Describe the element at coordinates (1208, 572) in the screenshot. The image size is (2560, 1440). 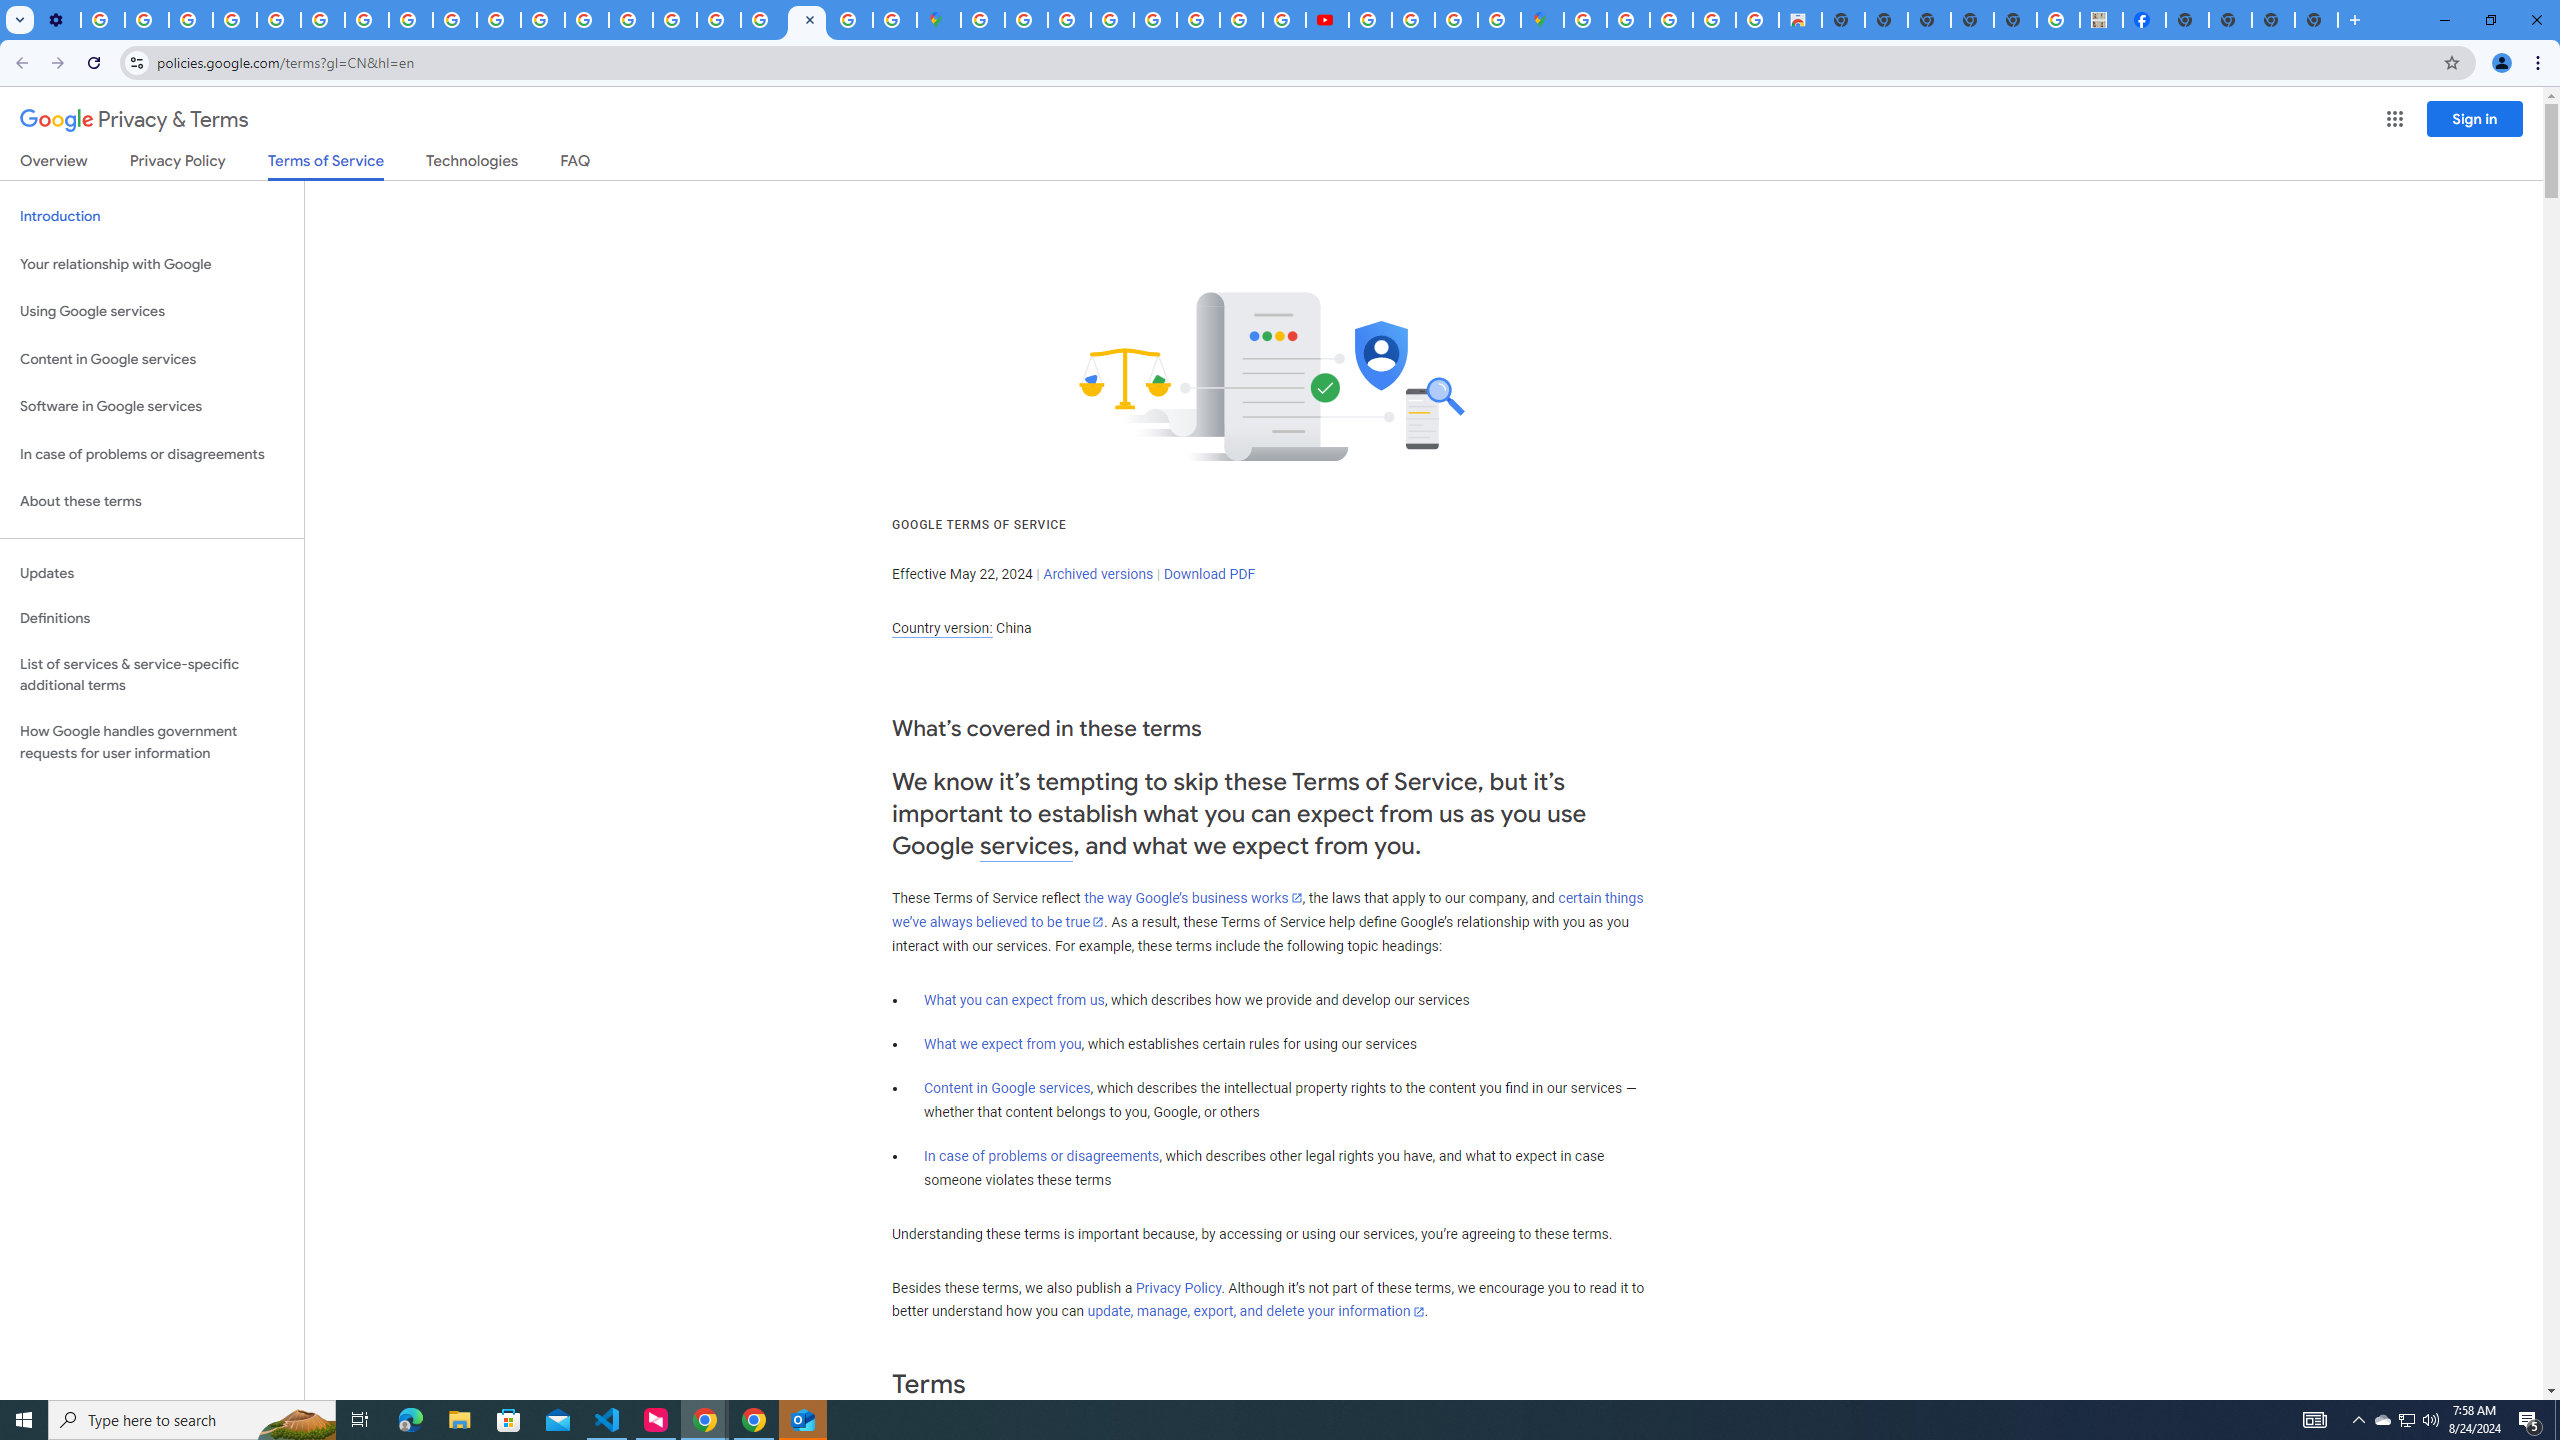
I see `'Download PDF'` at that location.